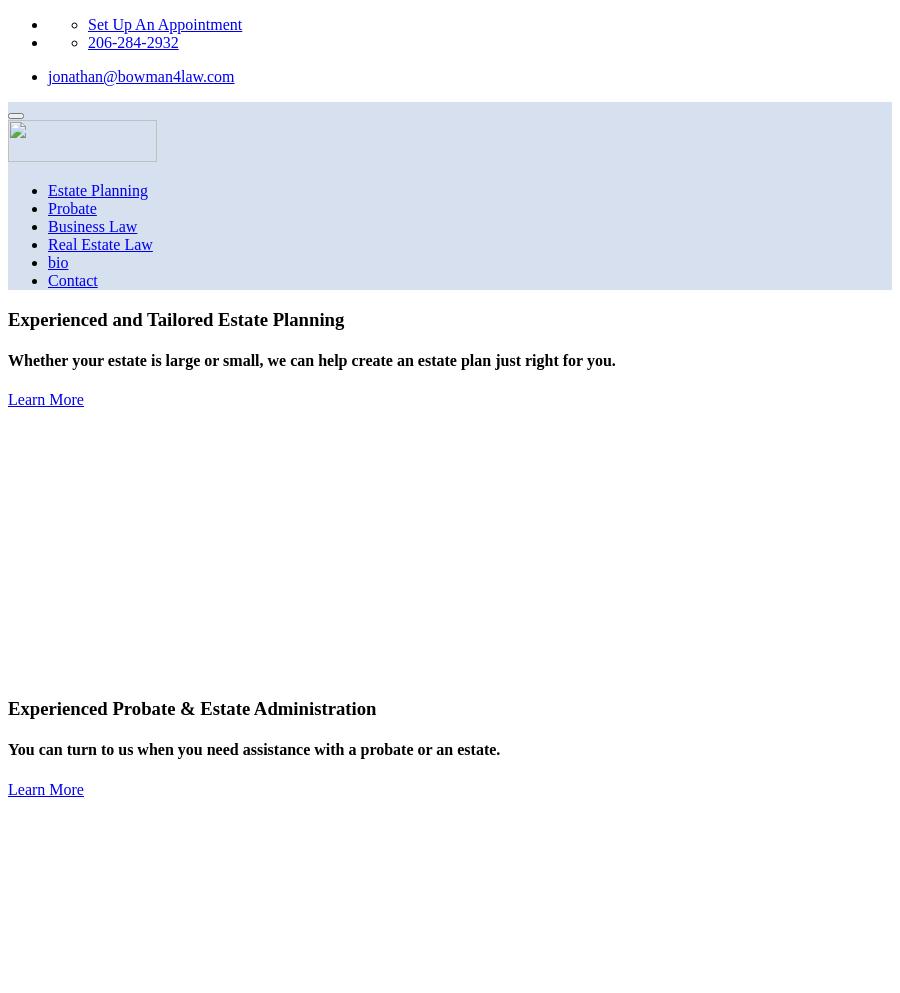  What do you see at coordinates (141, 76) in the screenshot?
I see `'jonathan@bowman4law.com'` at bounding box center [141, 76].